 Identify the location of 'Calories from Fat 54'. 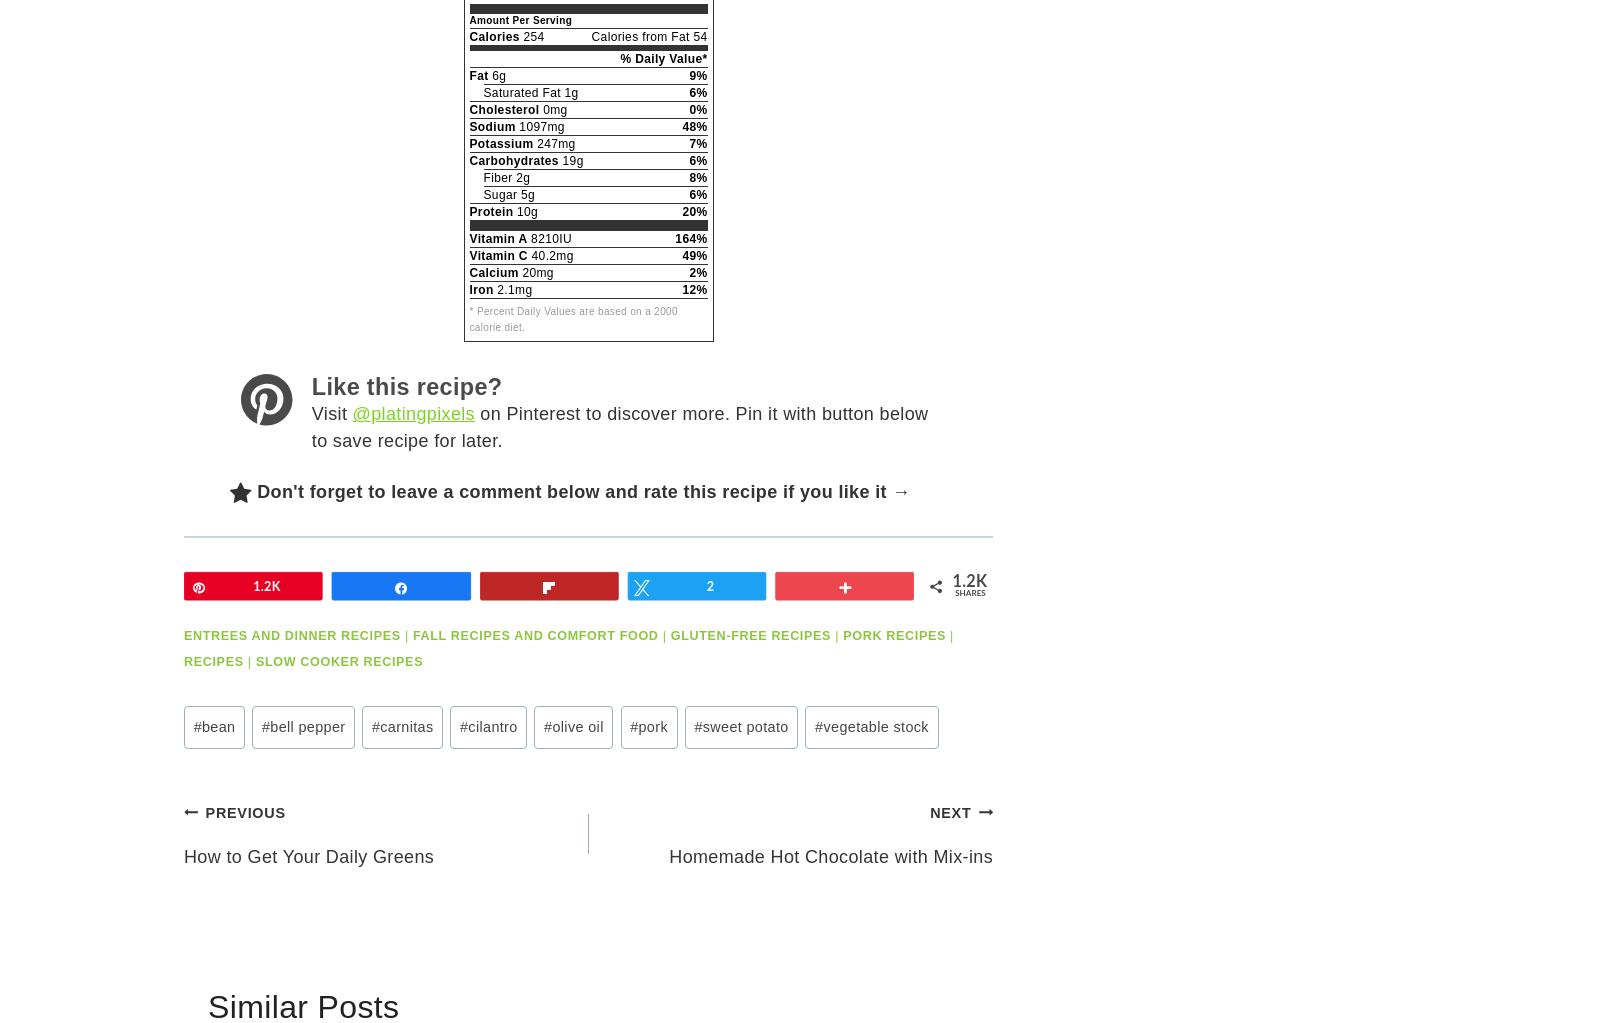
(648, 37).